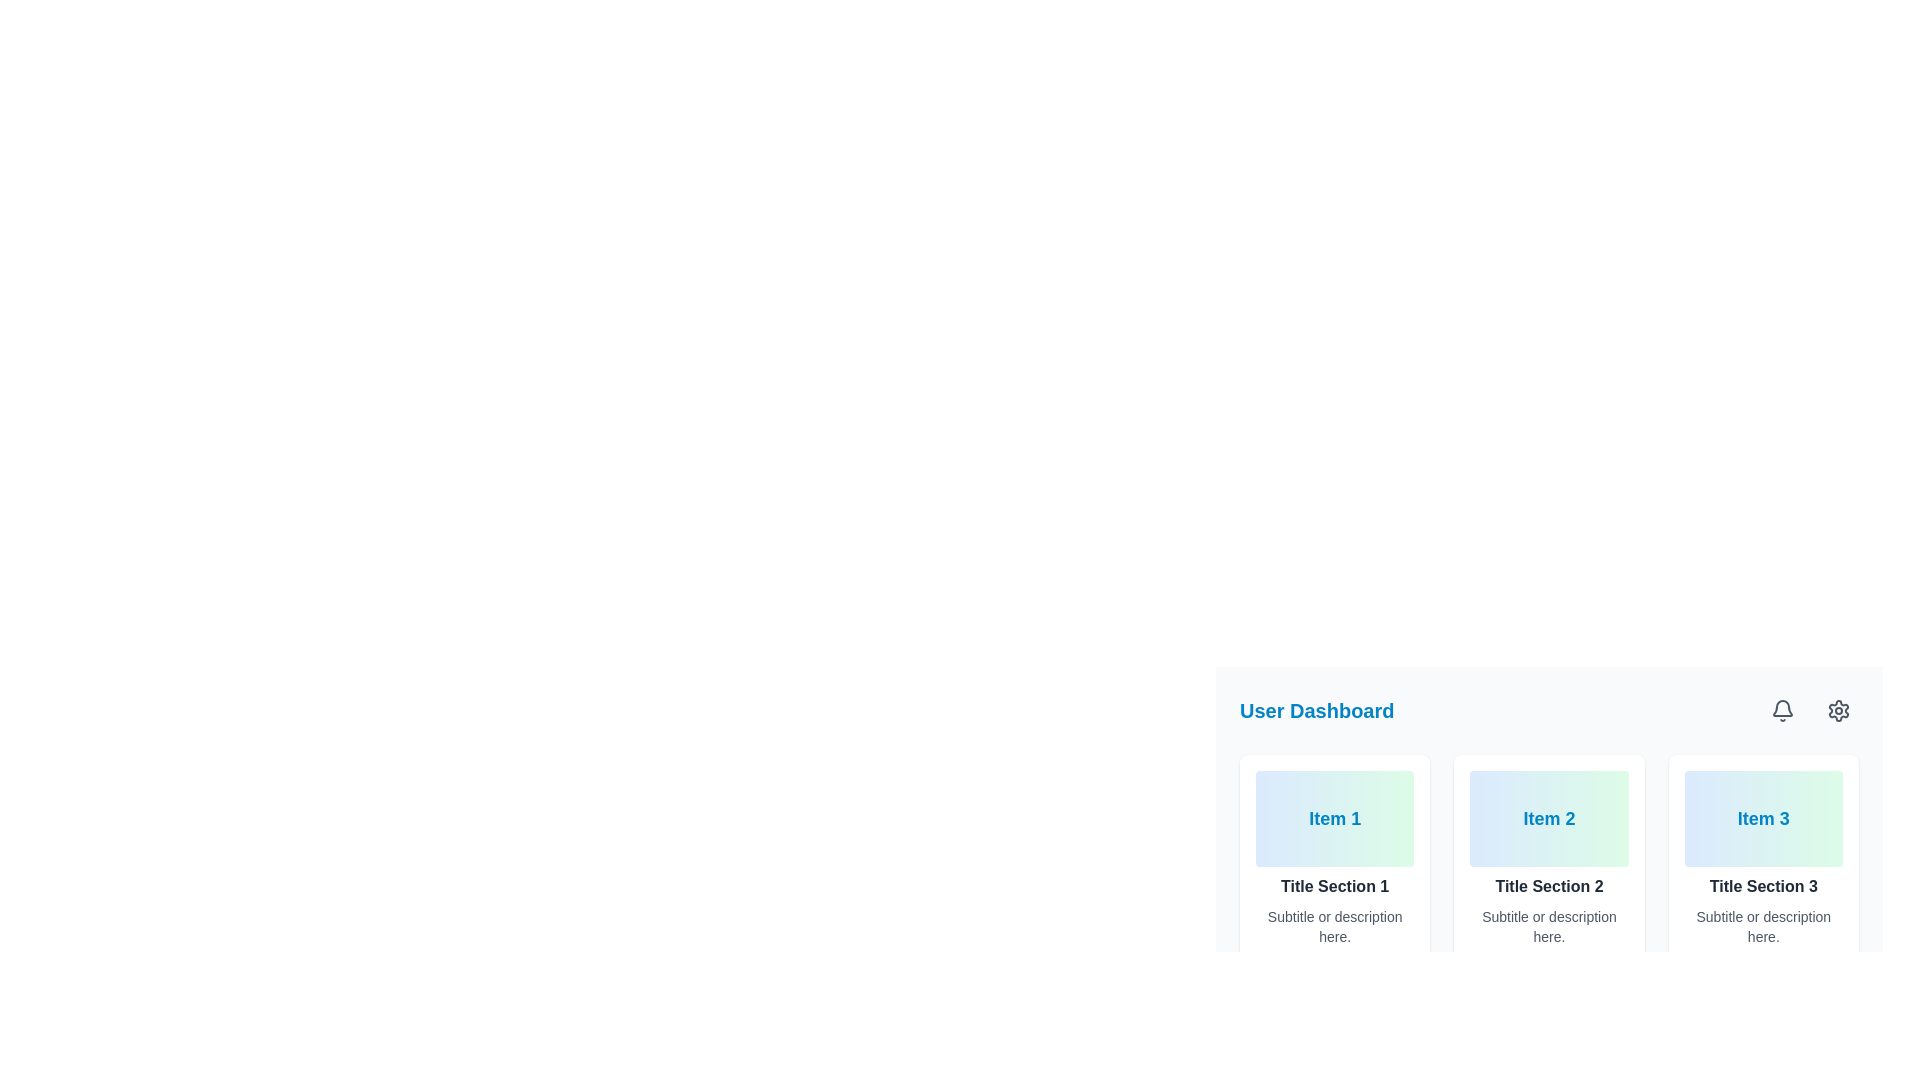 The width and height of the screenshot is (1920, 1080). What do you see at coordinates (1548, 858) in the screenshot?
I see `the second Card element in the User Dashboard section` at bounding box center [1548, 858].